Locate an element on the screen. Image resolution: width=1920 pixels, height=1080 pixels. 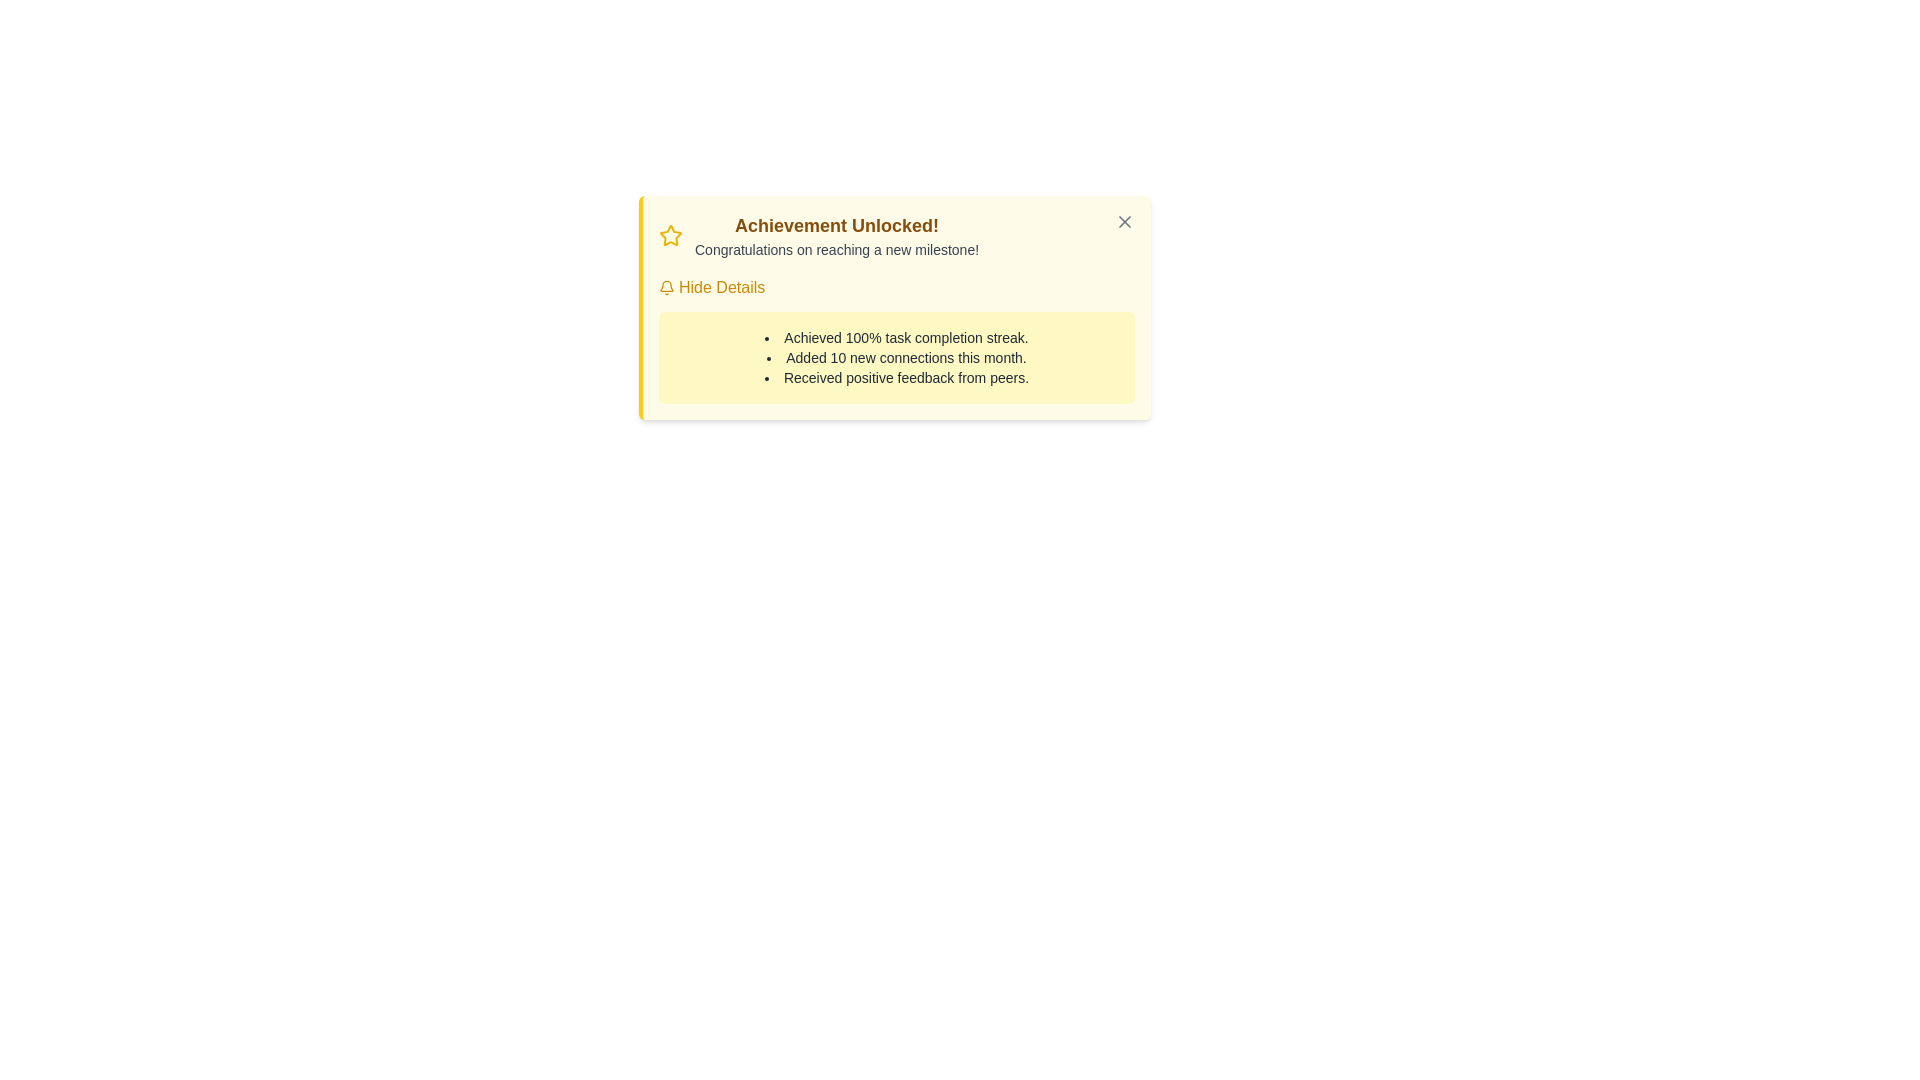
the bell icon that indicates alerts or updates, located to the left of the 'Hide Details' text in the notification card is located at coordinates (667, 288).